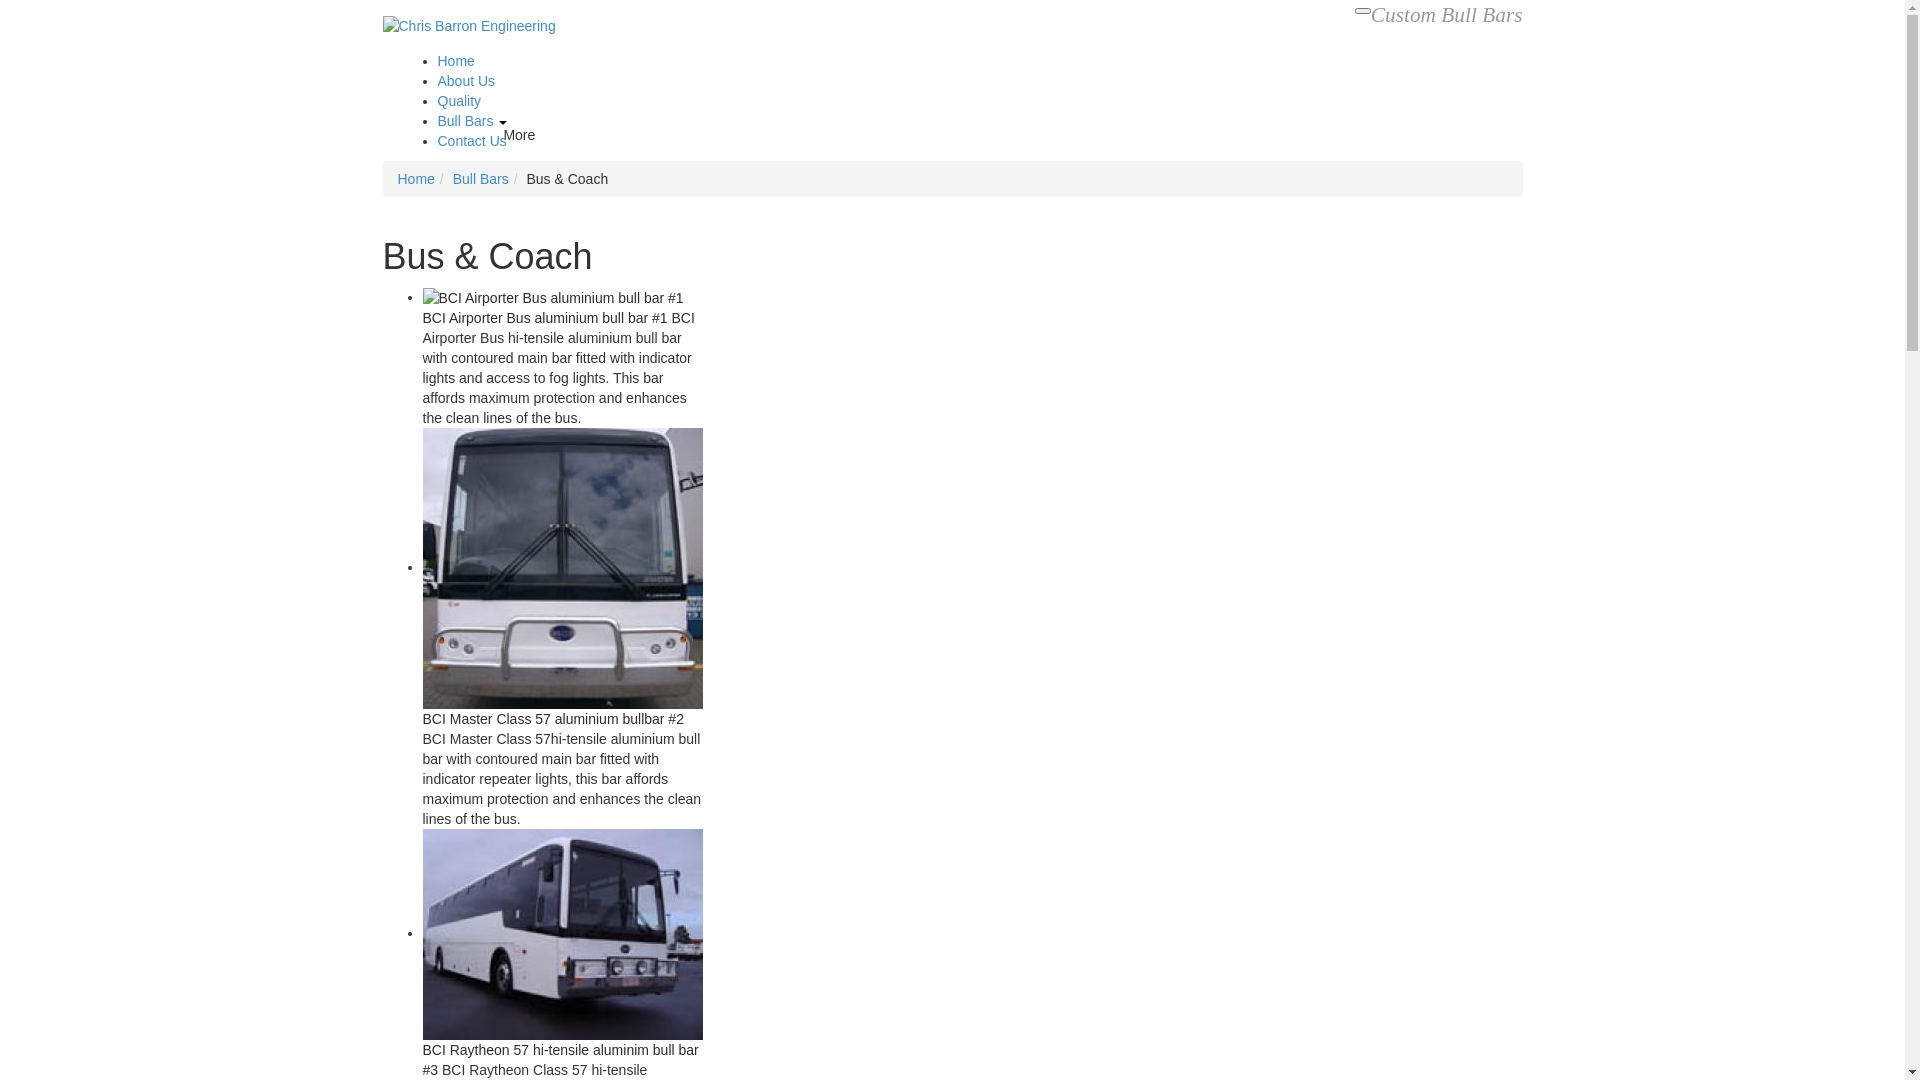 The width and height of the screenshot is (1920, 1080). What do you see at coordinates (436, 140) in the screenshot?
I see `'Contact Us'` at bounding box center [436, 140].